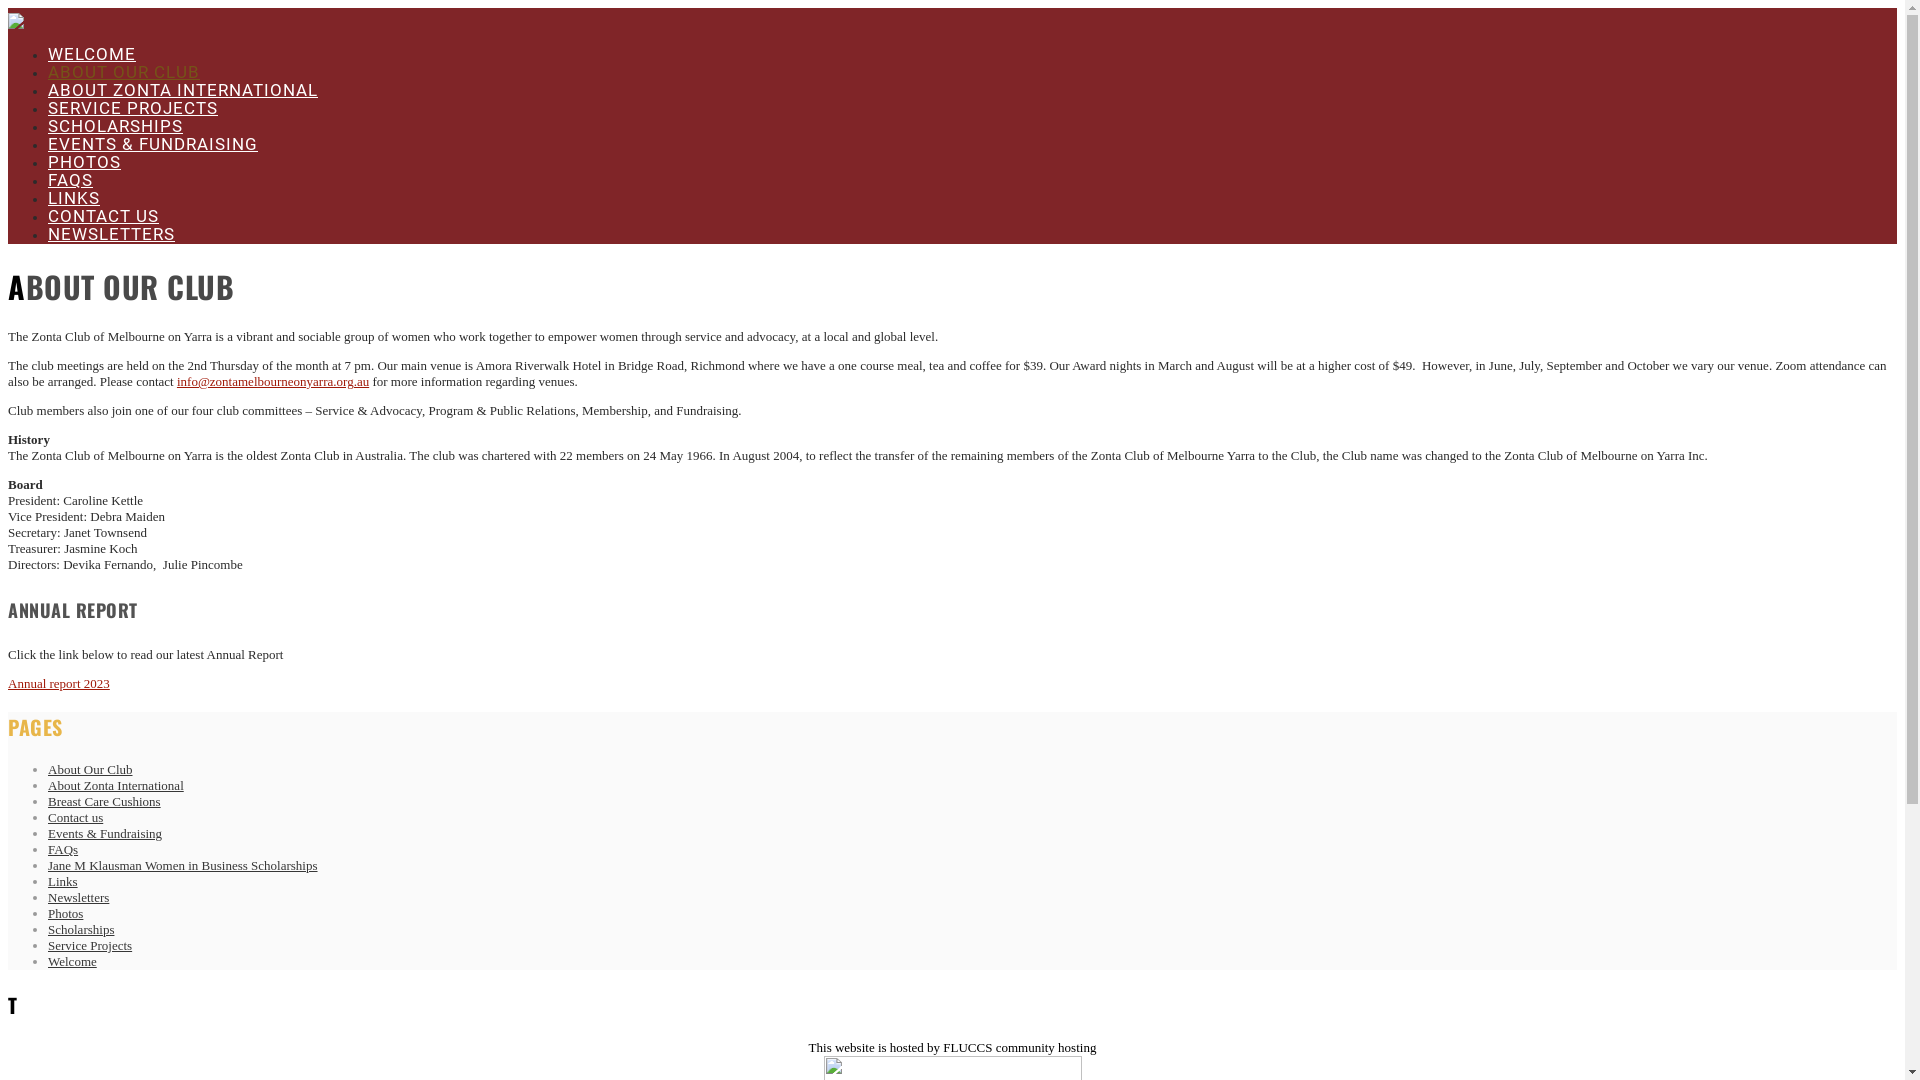  What do you see at coordinates (48, 880) in the screenshot?
I see `'Links'` at bounding box center [48, 880].